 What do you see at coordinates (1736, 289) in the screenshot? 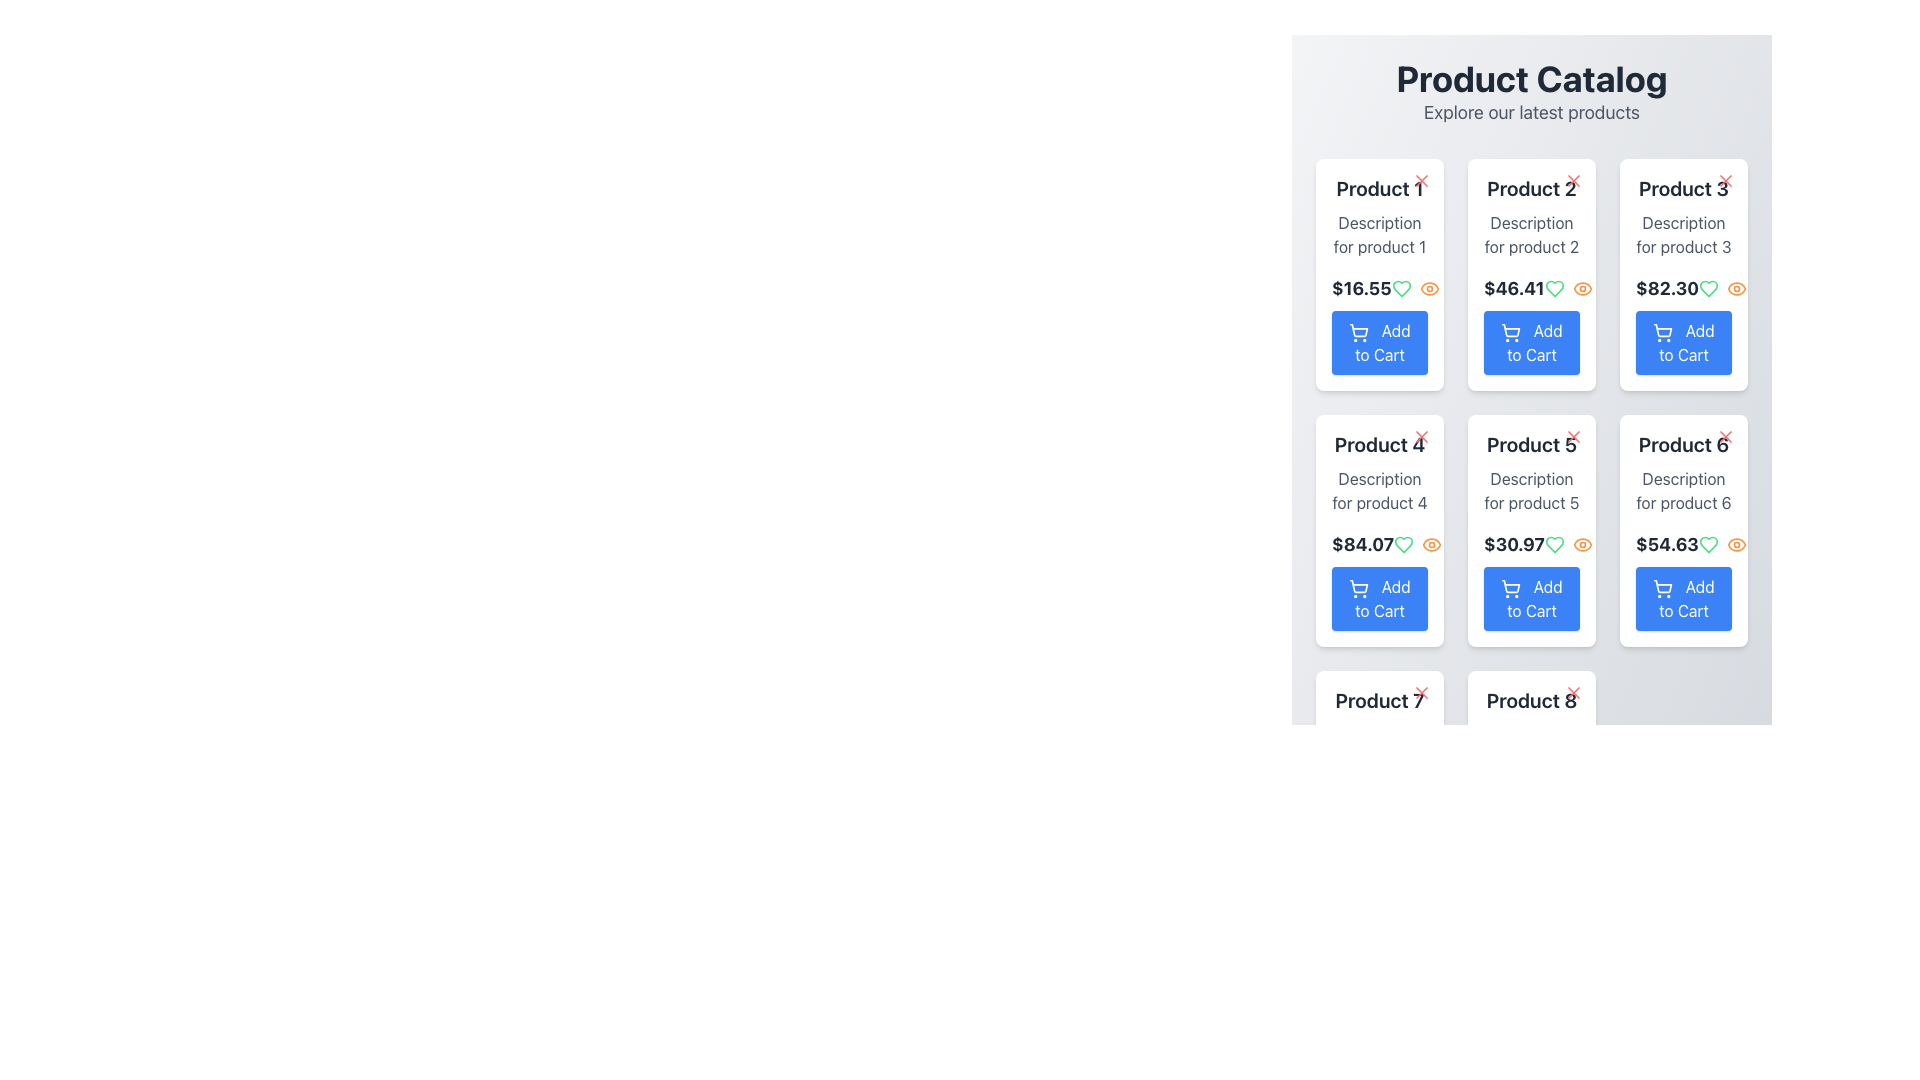
I see `the icon button located in the 'Product 3' card of the product catalog` at bounding box center [1736, 289].